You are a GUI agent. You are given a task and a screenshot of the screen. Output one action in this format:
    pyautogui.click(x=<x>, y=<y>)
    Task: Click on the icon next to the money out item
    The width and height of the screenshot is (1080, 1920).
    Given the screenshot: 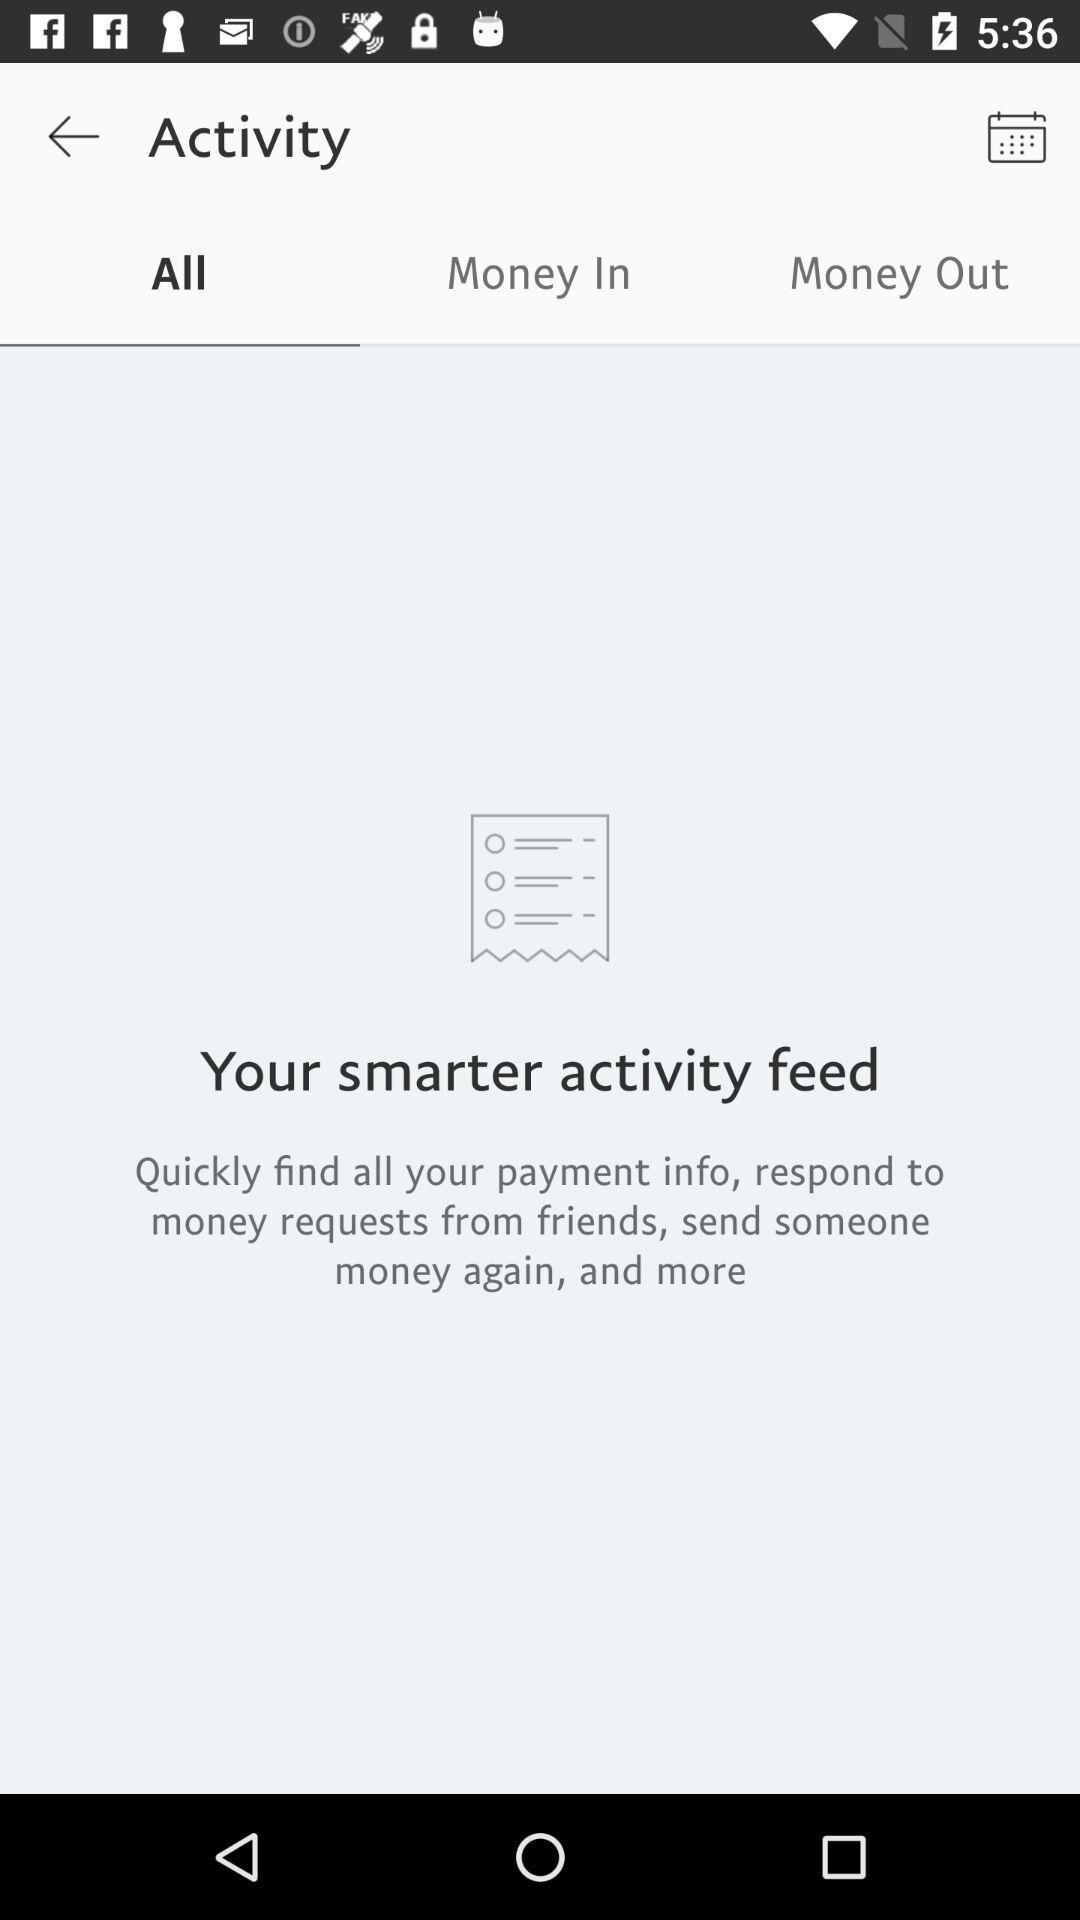 What is the action you would take?
    pyautogui.click(x=540, y=277)
    